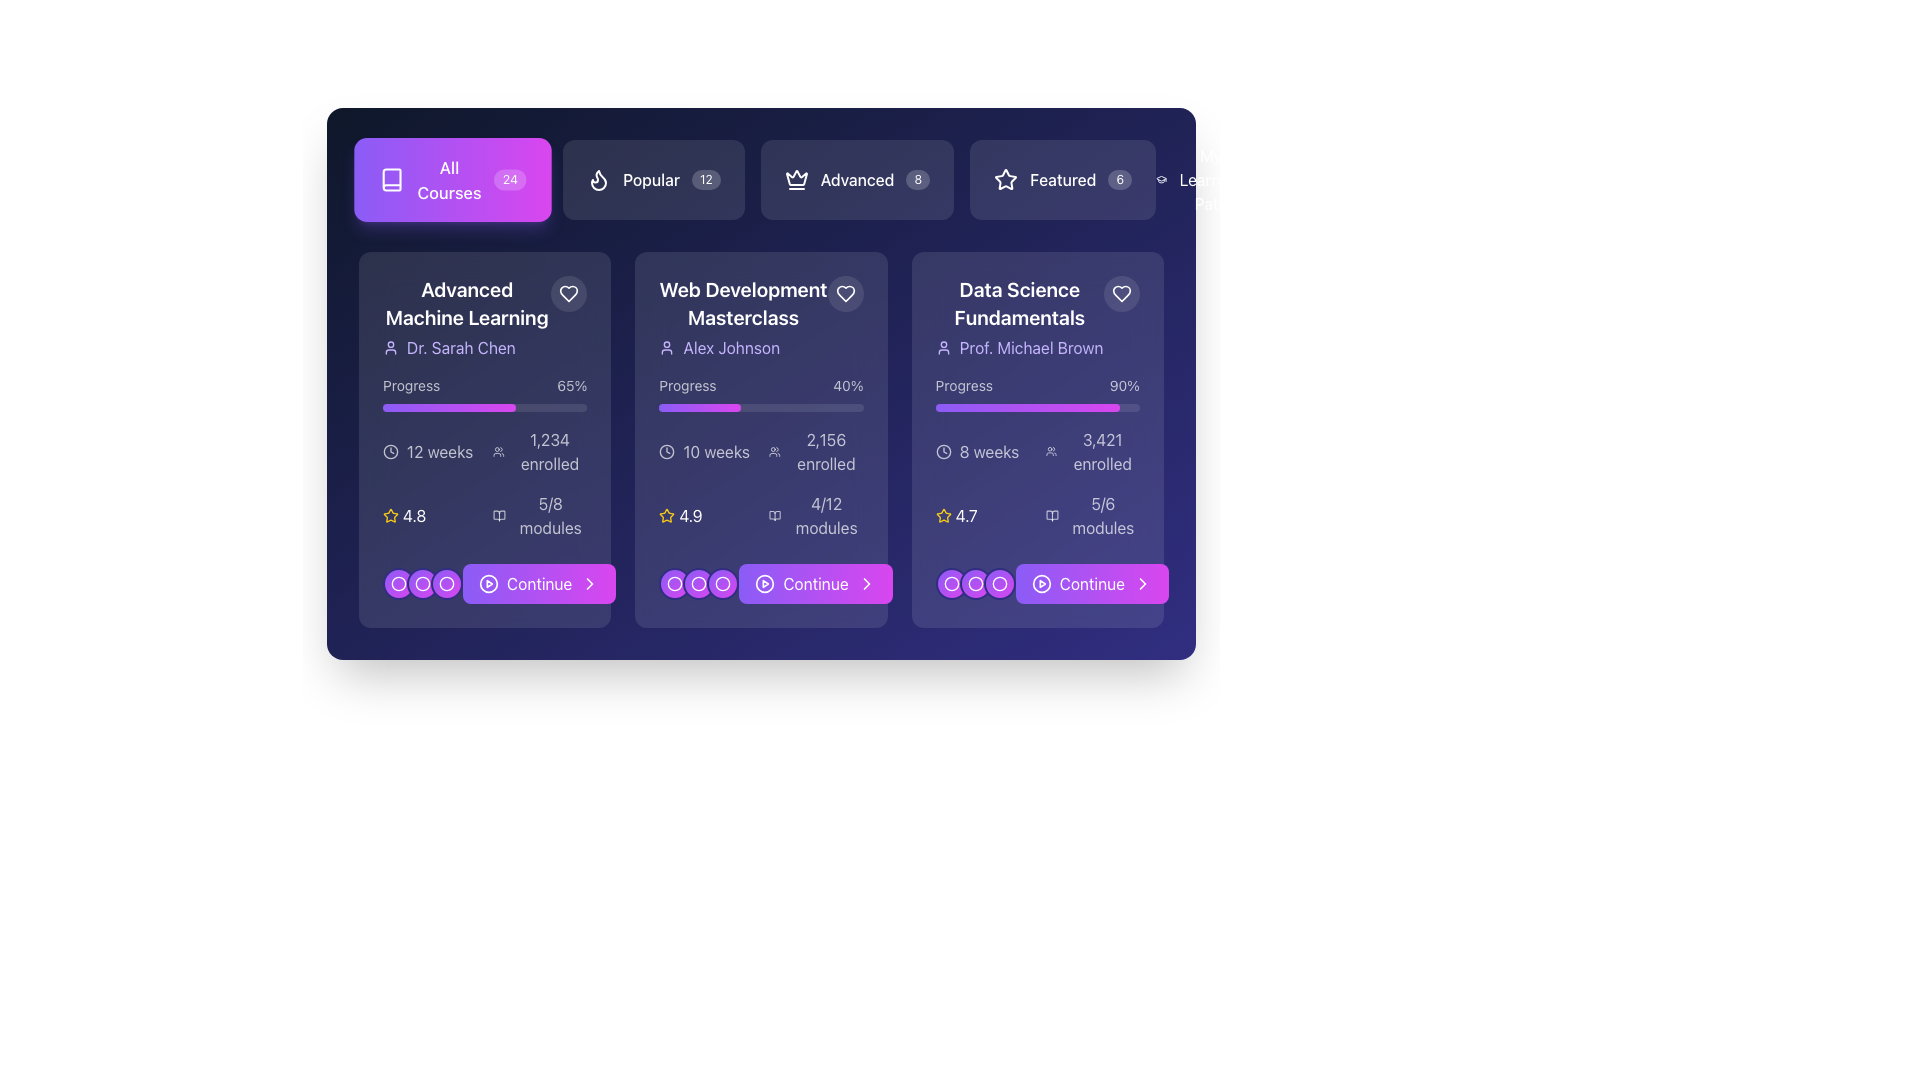  What do you see at coordinates (398, 583) in the screenshot?
I see `the second circular indicator in the group of three at the bottom of the 'Advanced Machine Learning' course card` at bounding box center [398, 583].